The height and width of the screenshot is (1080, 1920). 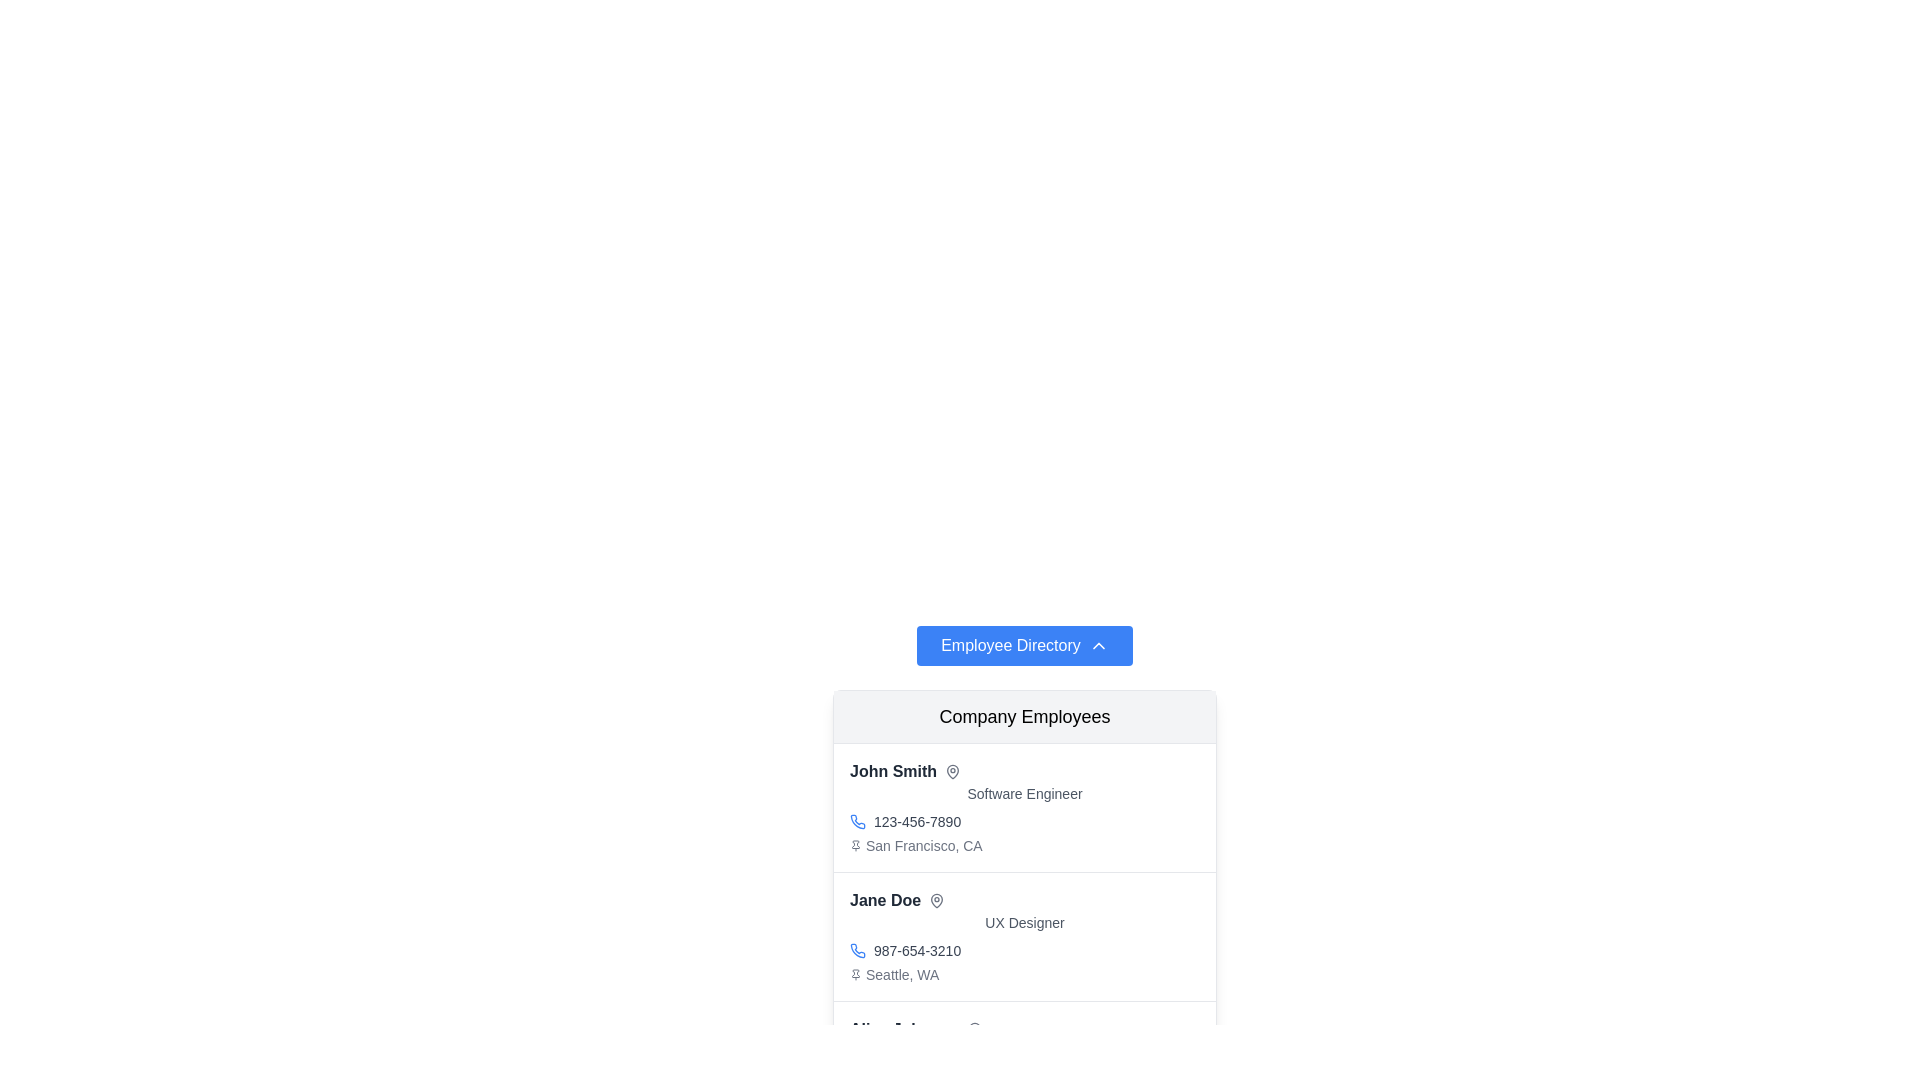 I want to click on the second map pin icon, so click(x=936, y=901).